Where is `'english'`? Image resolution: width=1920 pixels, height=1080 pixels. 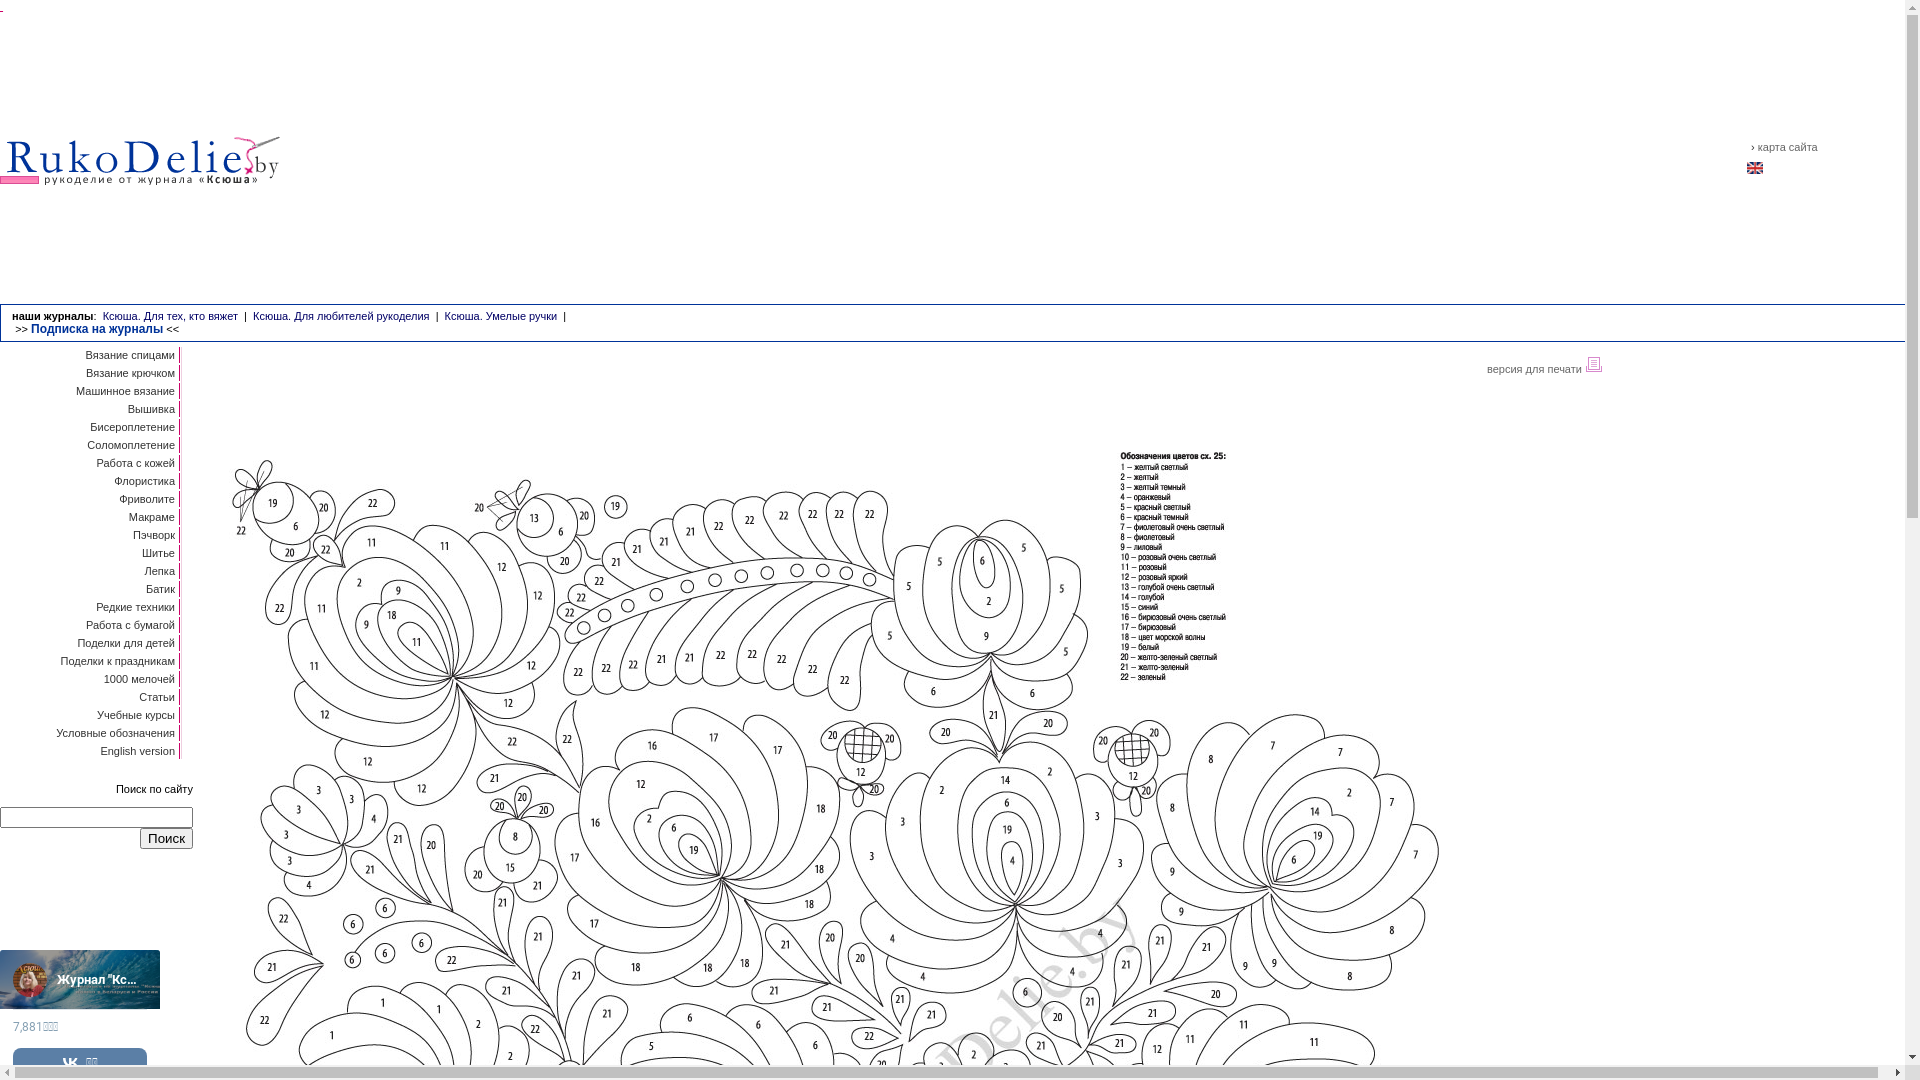
'english' is located at coordinates (1754, 173).